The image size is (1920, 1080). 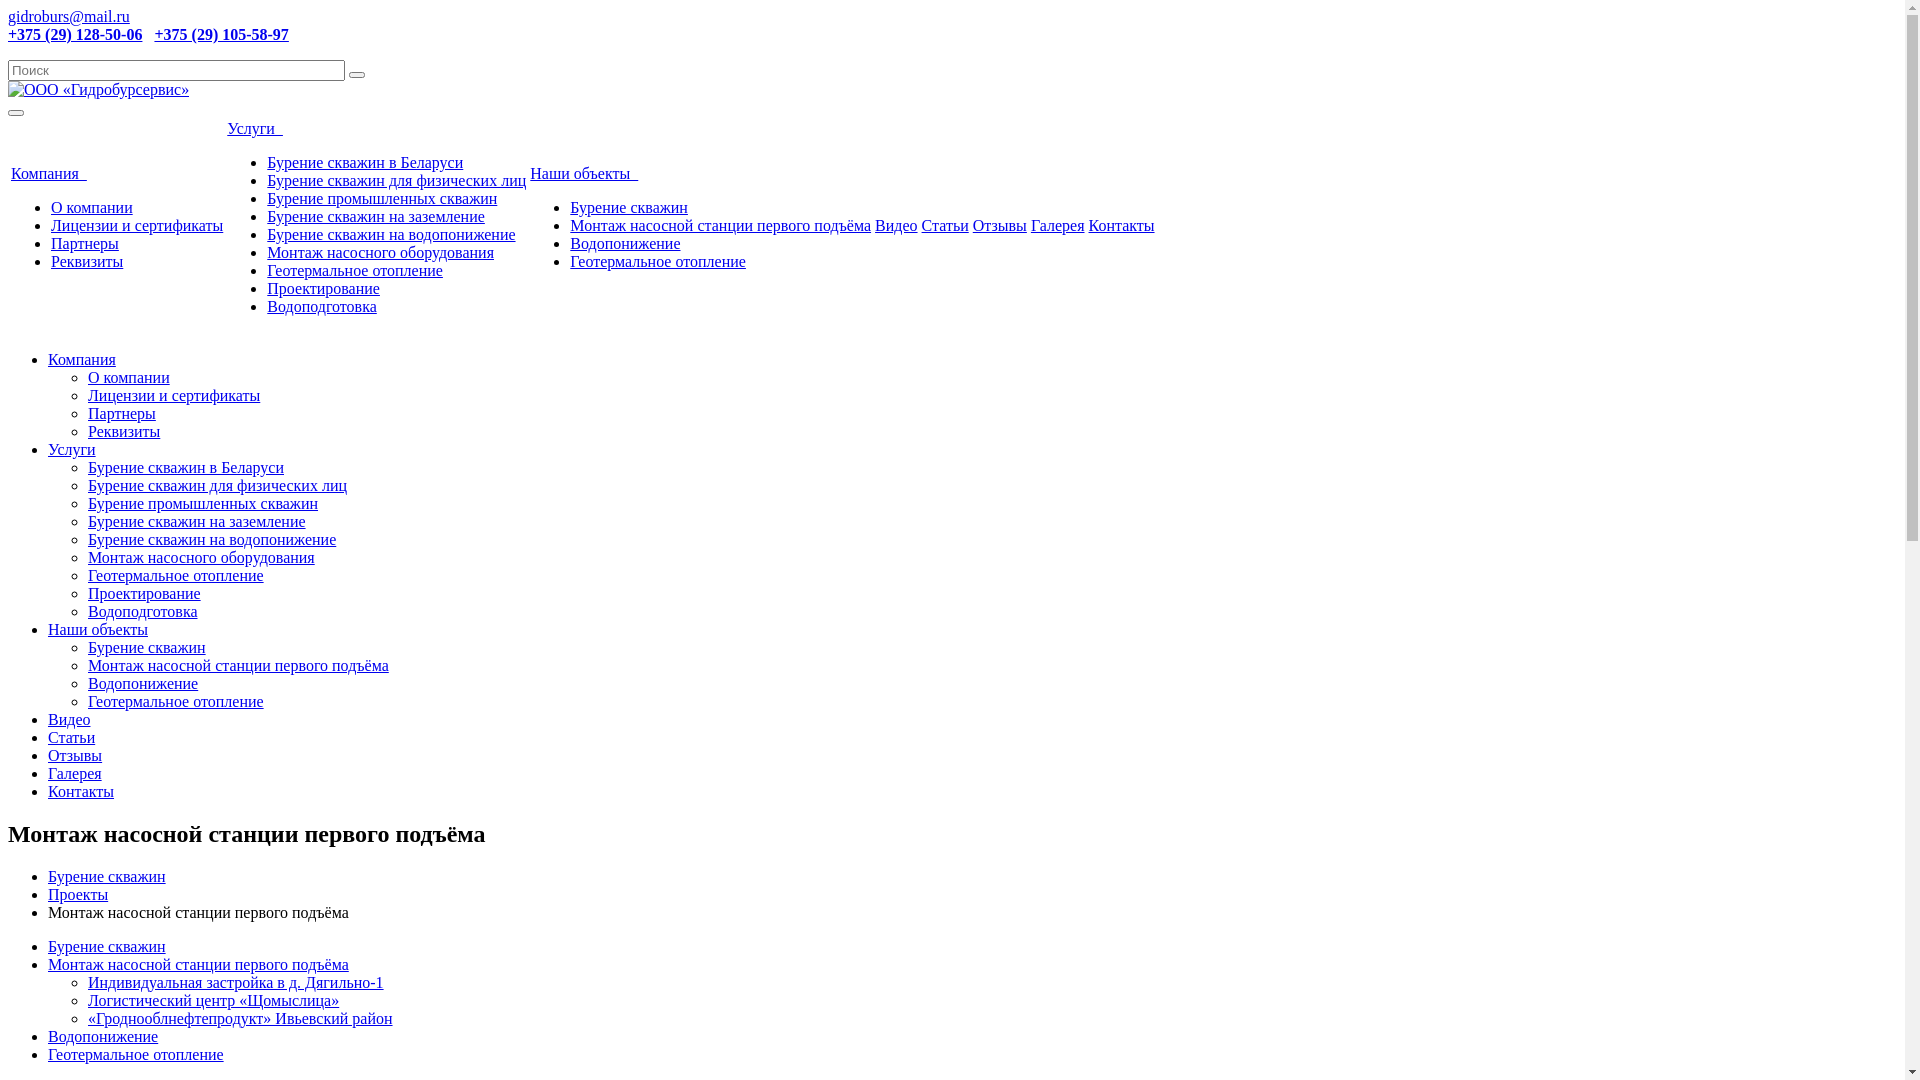 What do you see at coordinates (152, 34) in the screenshot?
I see `'+375 (29) 105-58-97'` at bounding box center [152, 34].